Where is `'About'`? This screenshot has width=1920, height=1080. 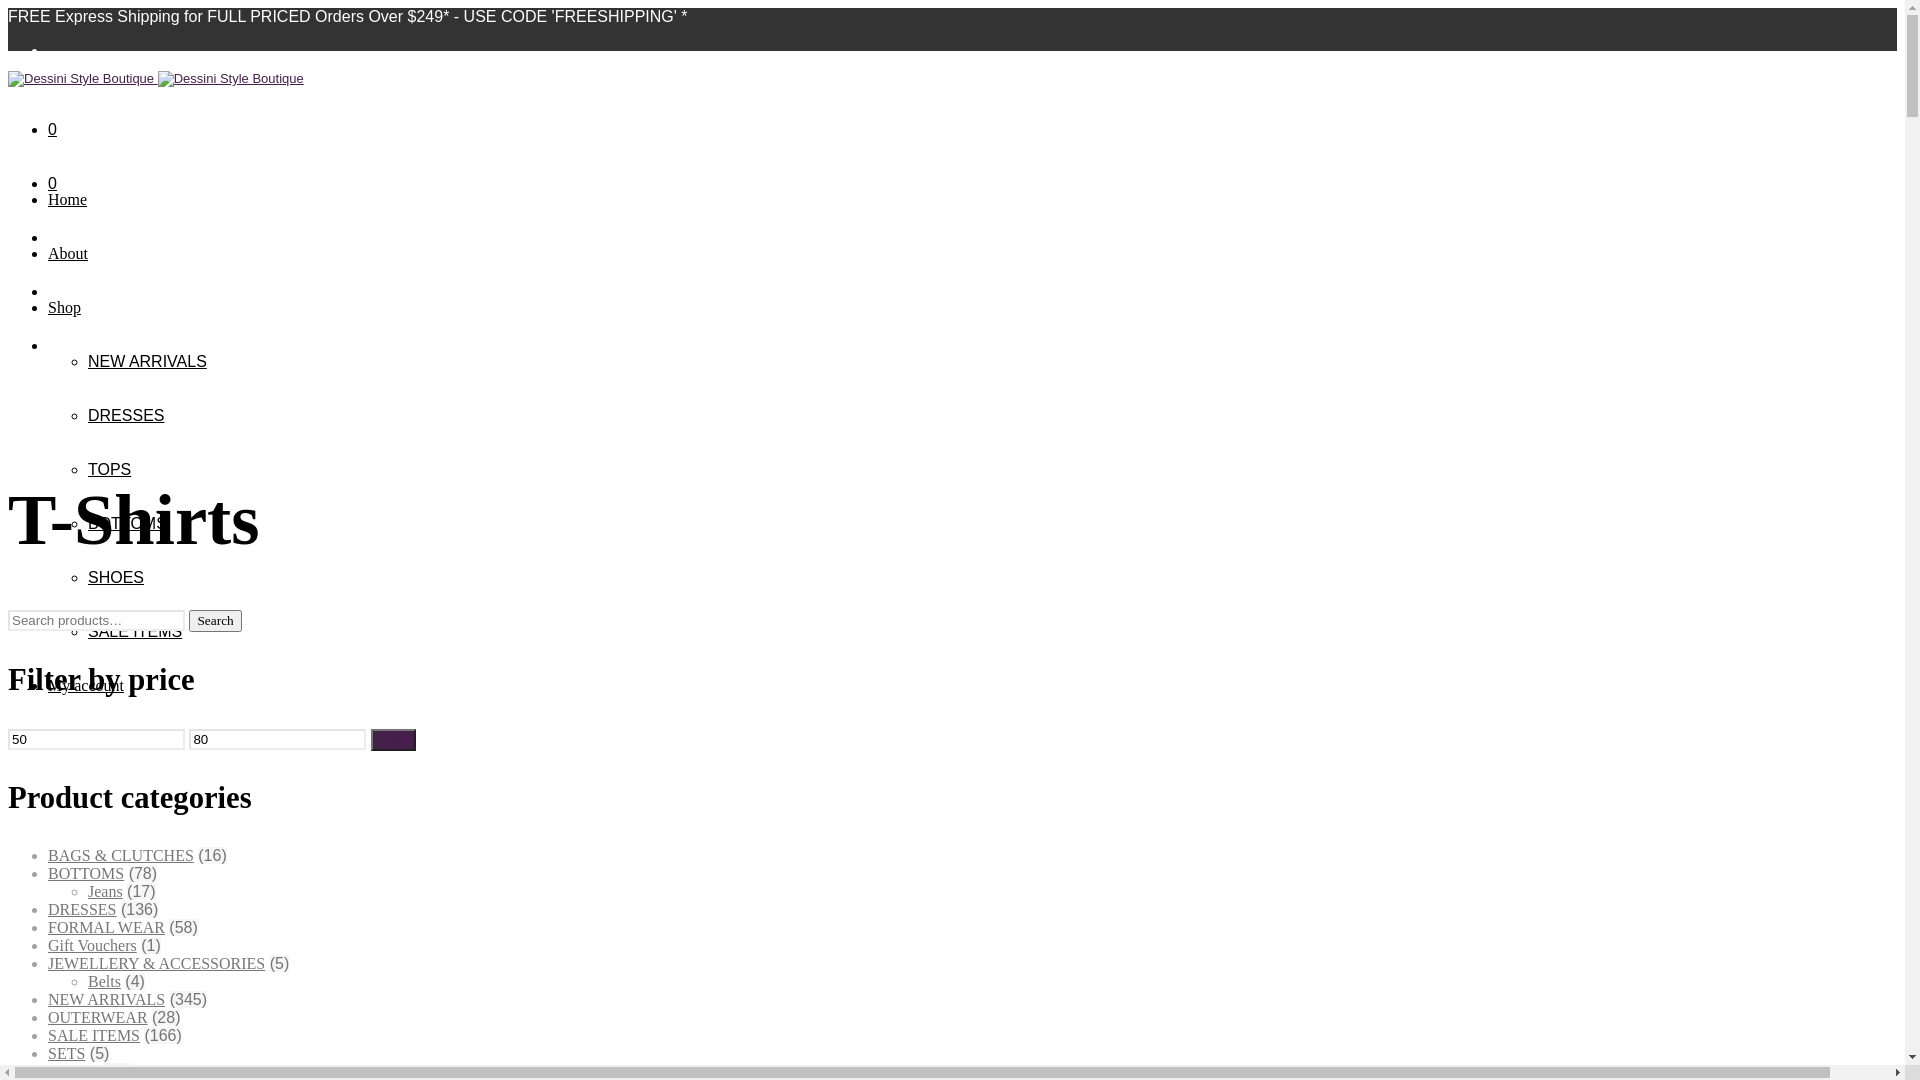
'About' is located at coordinates (67, 252).